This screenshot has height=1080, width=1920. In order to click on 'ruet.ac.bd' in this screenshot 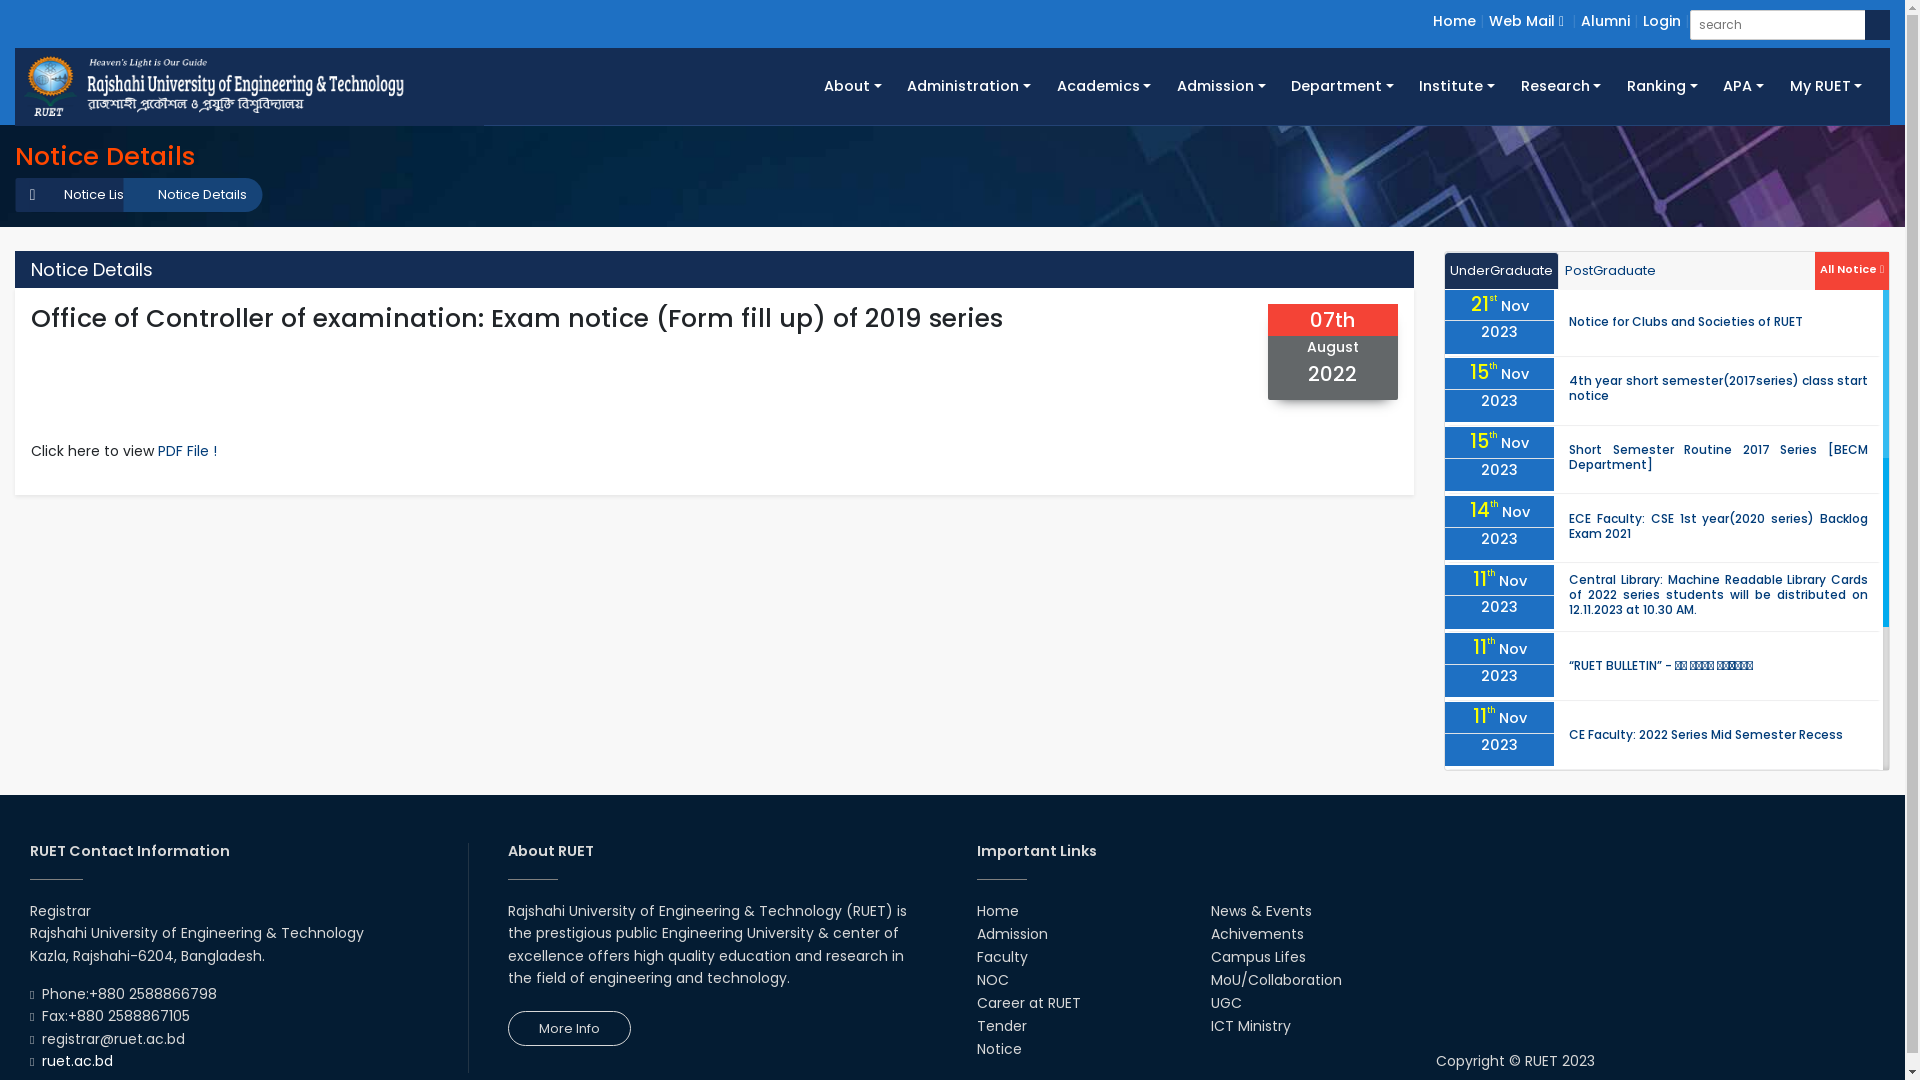, I will do `click(77, 1059)`.